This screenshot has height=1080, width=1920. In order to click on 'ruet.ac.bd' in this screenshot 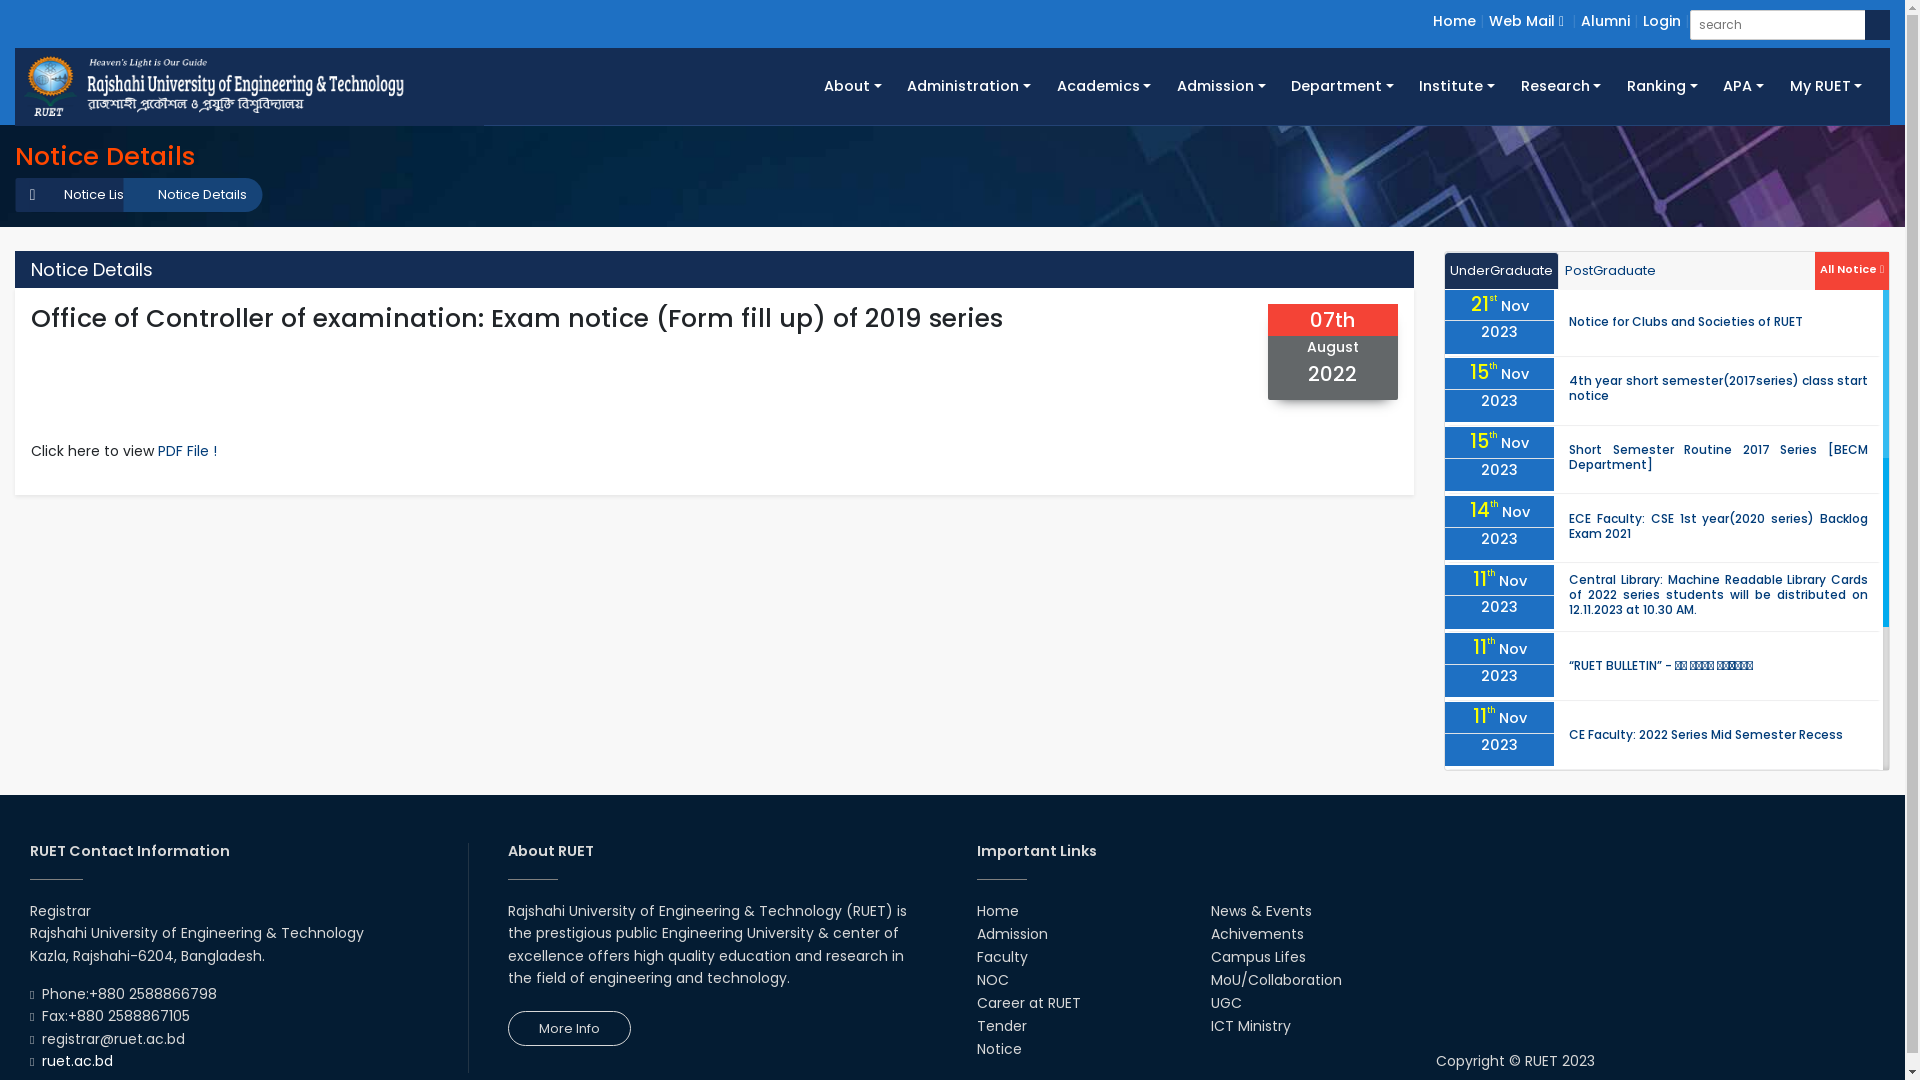, I will do `click(77, 1059)`.